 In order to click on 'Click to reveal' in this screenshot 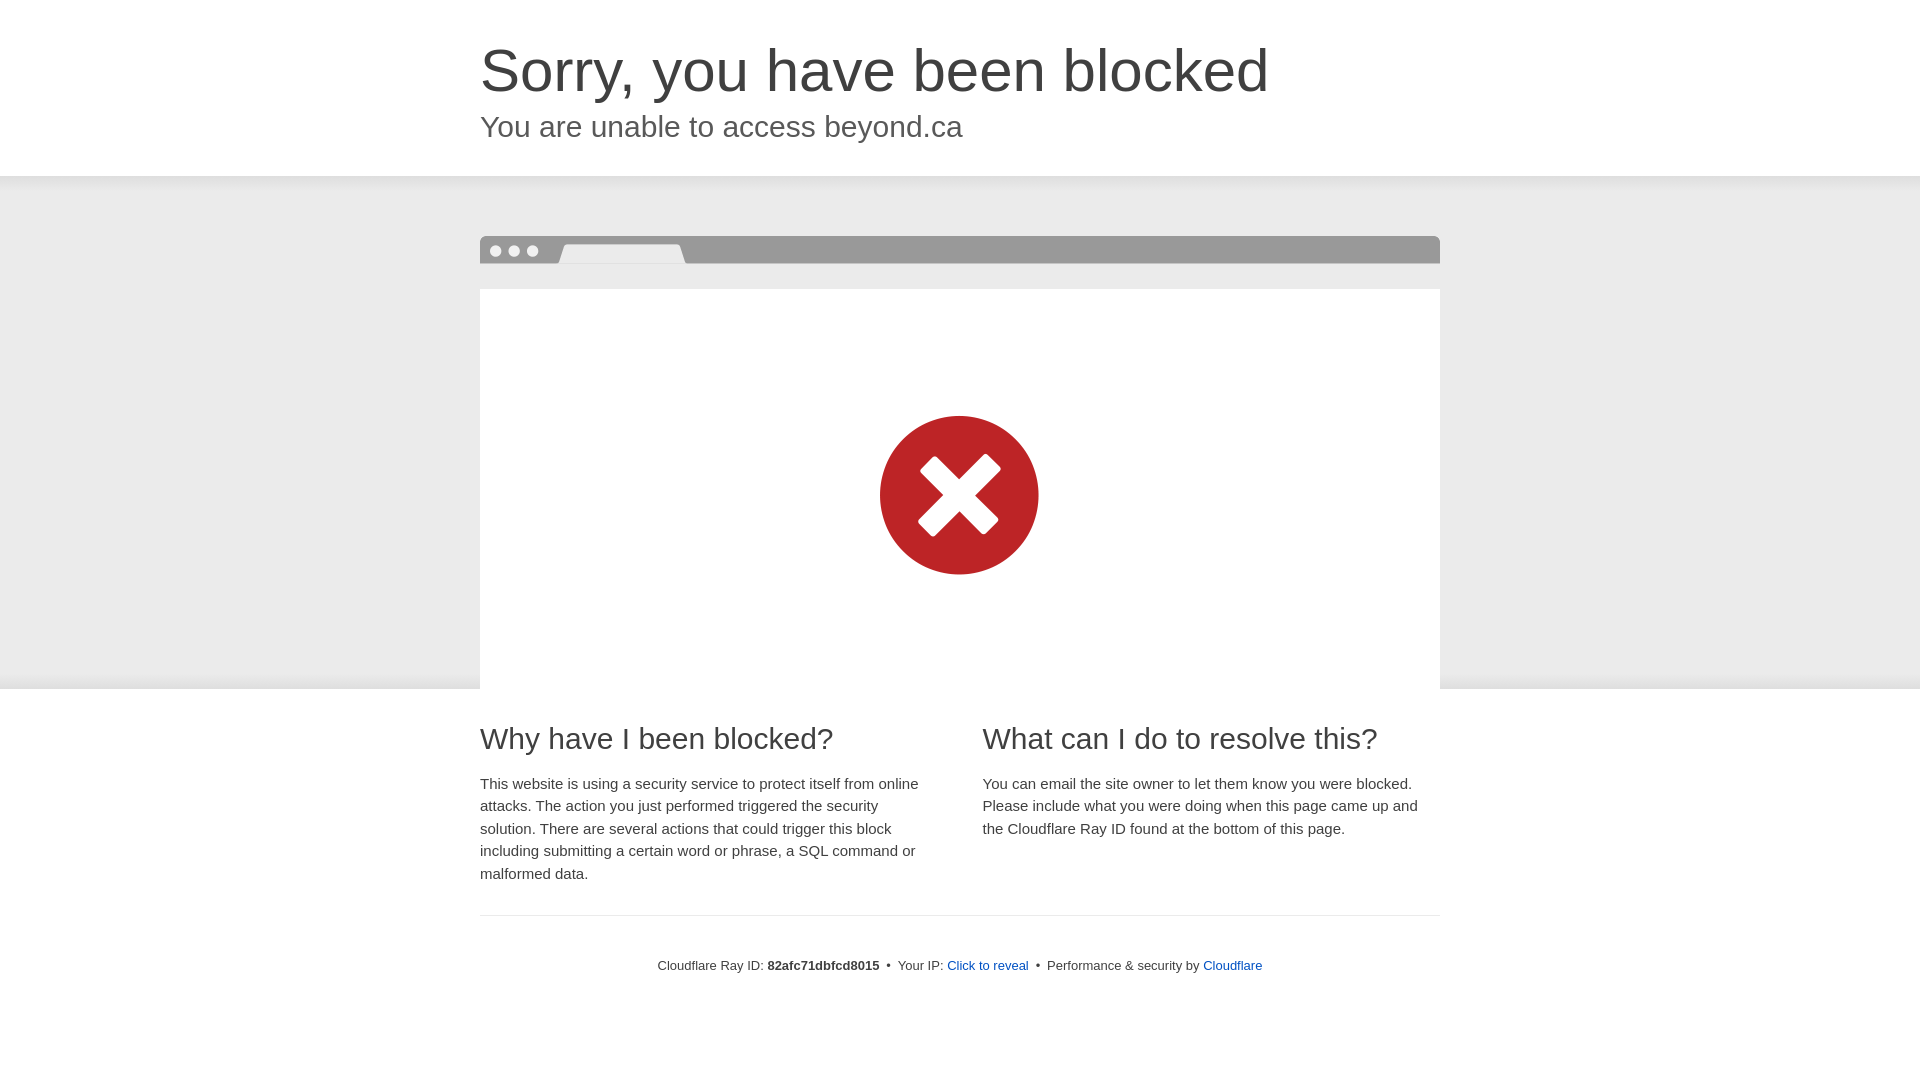, I will do `click(988, 964)`.